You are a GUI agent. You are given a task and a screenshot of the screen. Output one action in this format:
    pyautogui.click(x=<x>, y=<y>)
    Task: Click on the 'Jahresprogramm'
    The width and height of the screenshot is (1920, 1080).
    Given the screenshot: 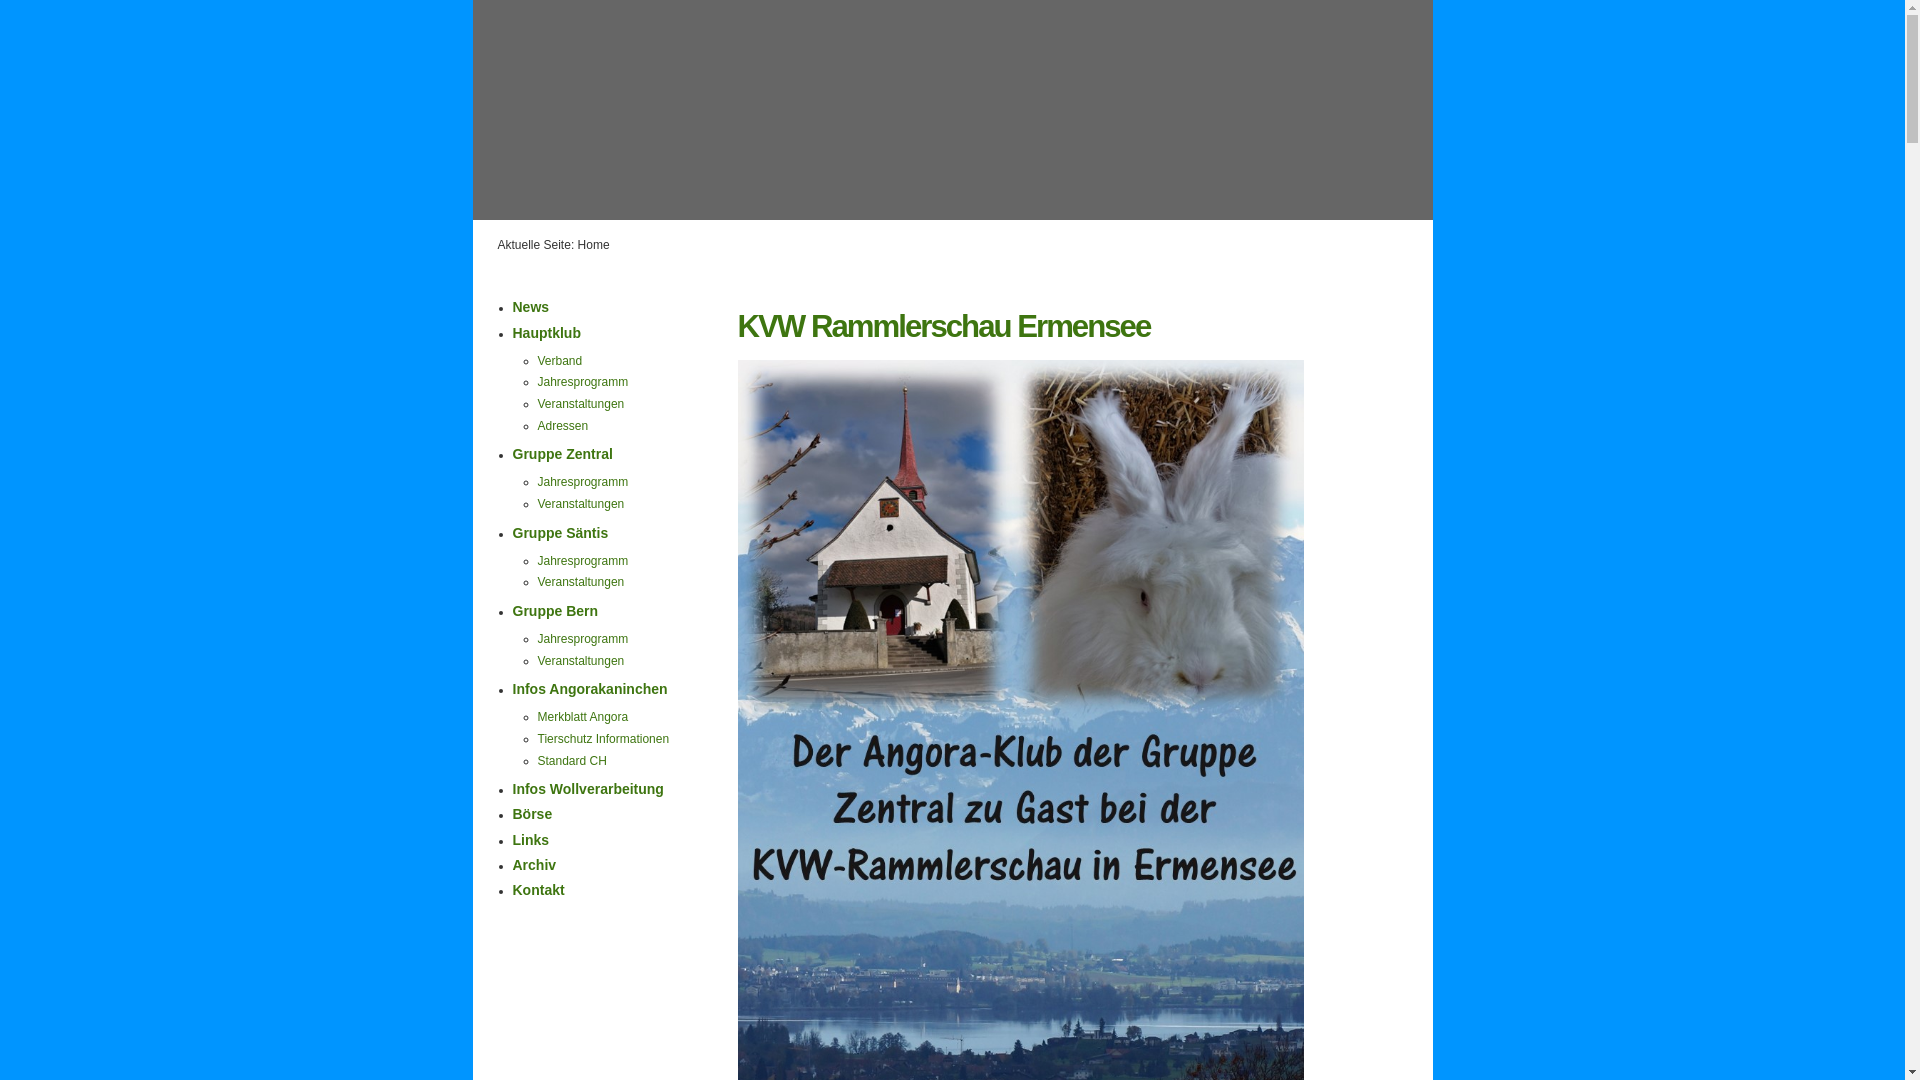 What is the action you would take?
    pyautogui.click(x=582, y=381)
    